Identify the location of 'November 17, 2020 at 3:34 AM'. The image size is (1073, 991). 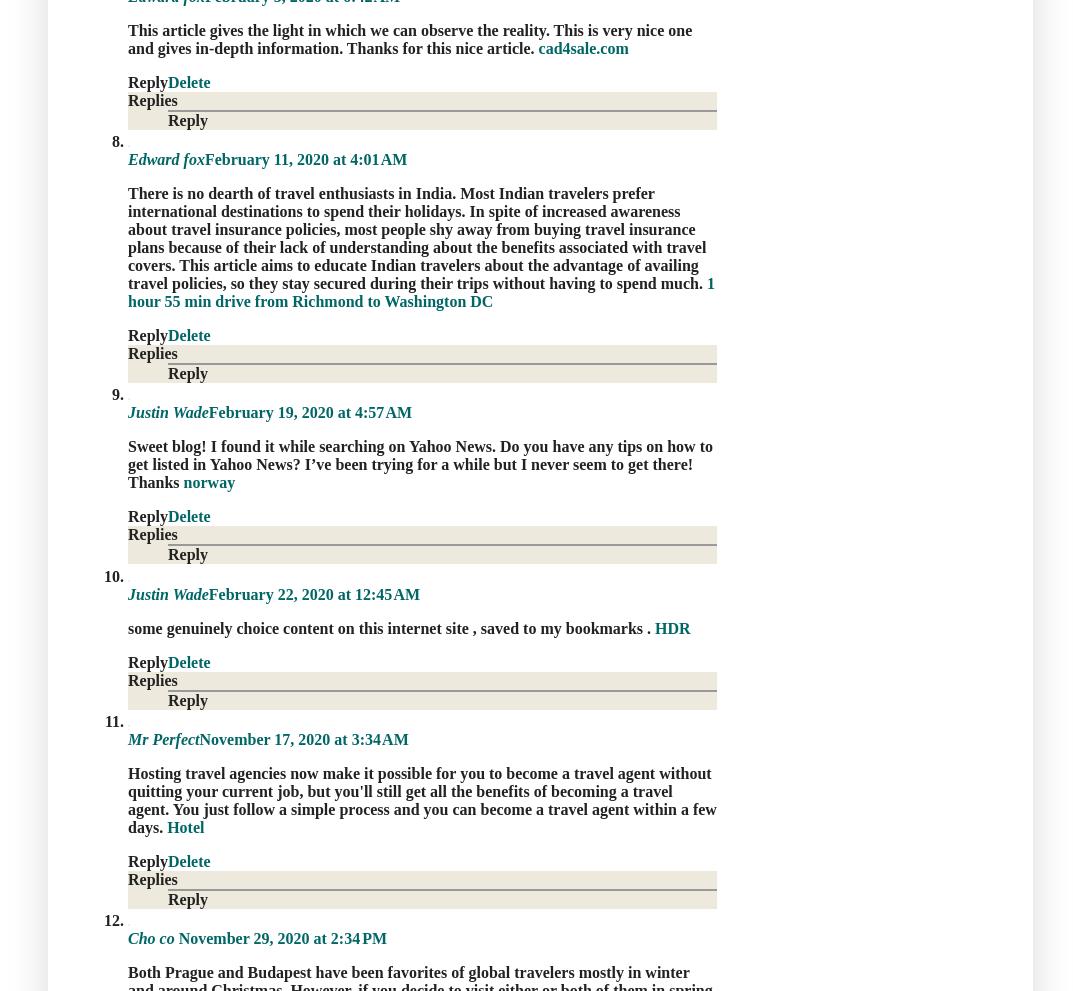
(303, 737).